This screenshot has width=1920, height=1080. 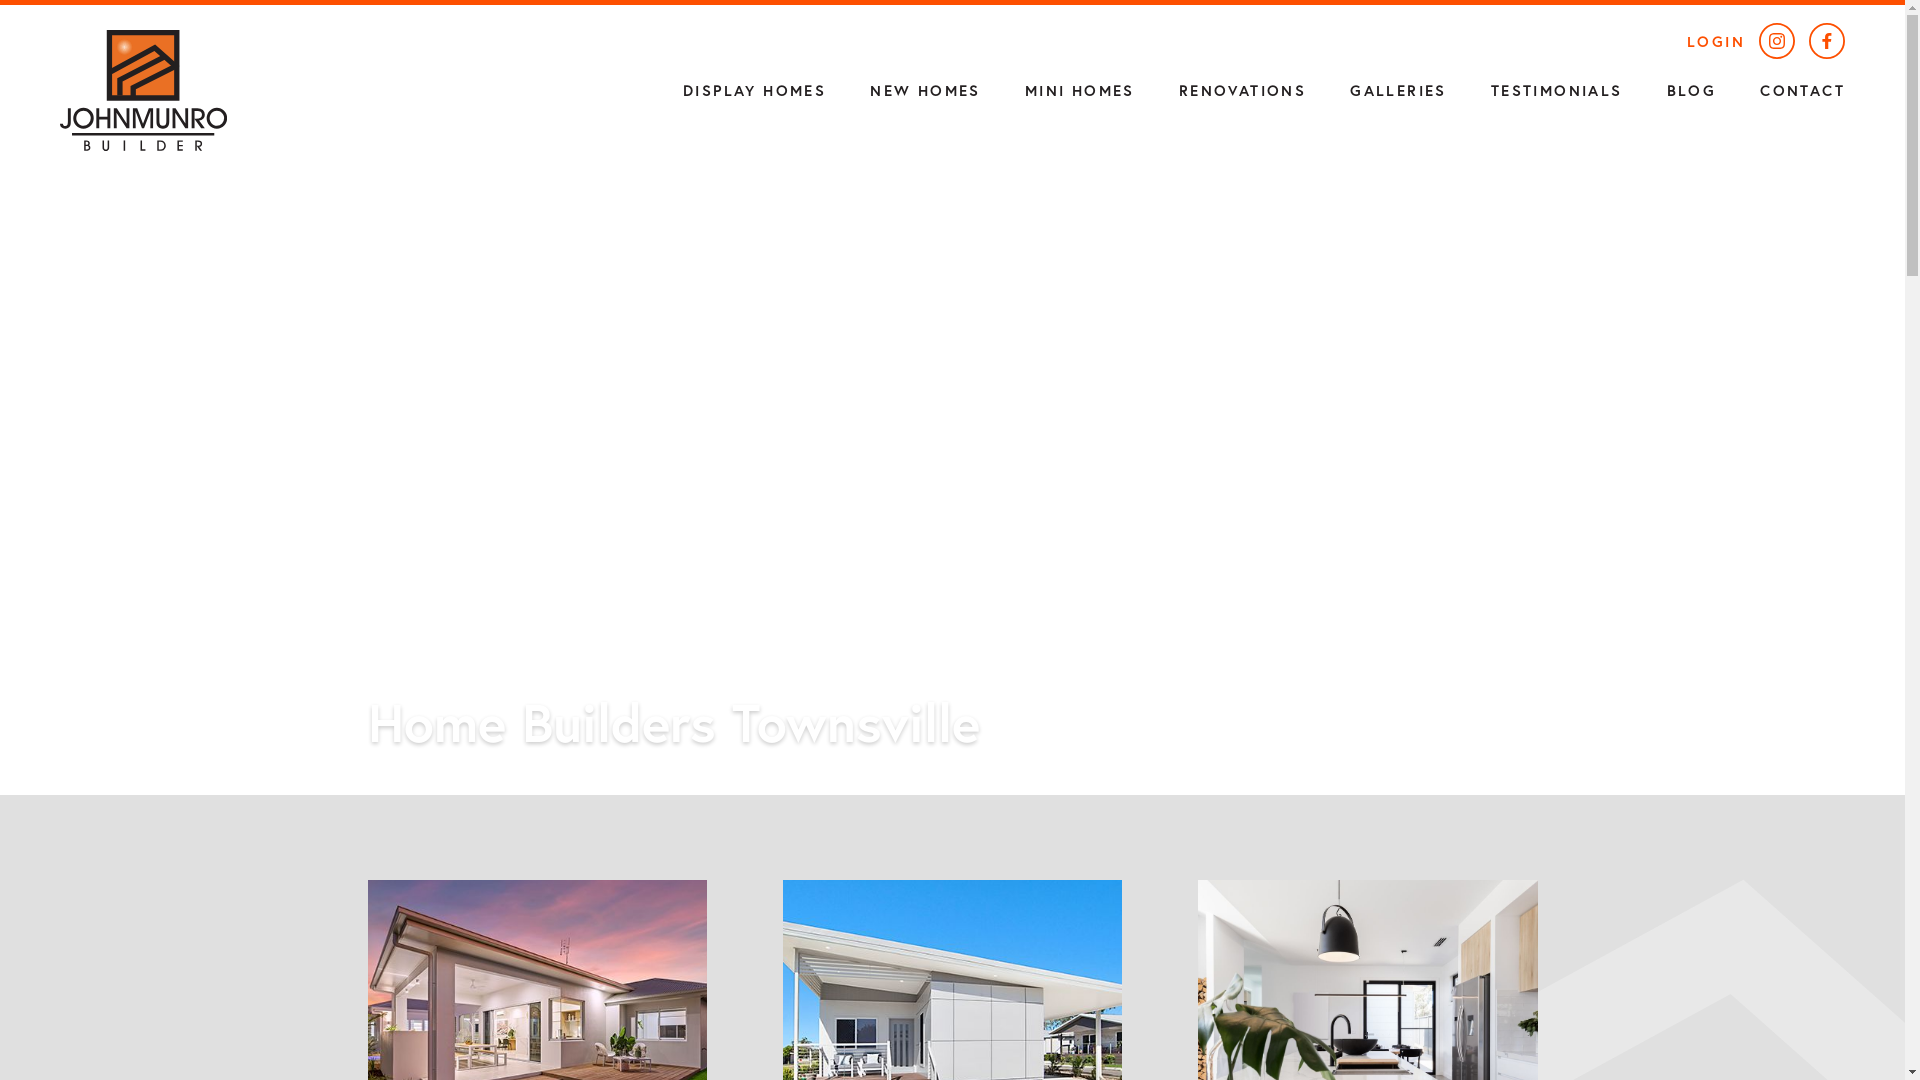 What do you see at coordinates (1328, 88) in the screenshot?
I see `'GALLERIES'` at bounding box center [1328, 88].